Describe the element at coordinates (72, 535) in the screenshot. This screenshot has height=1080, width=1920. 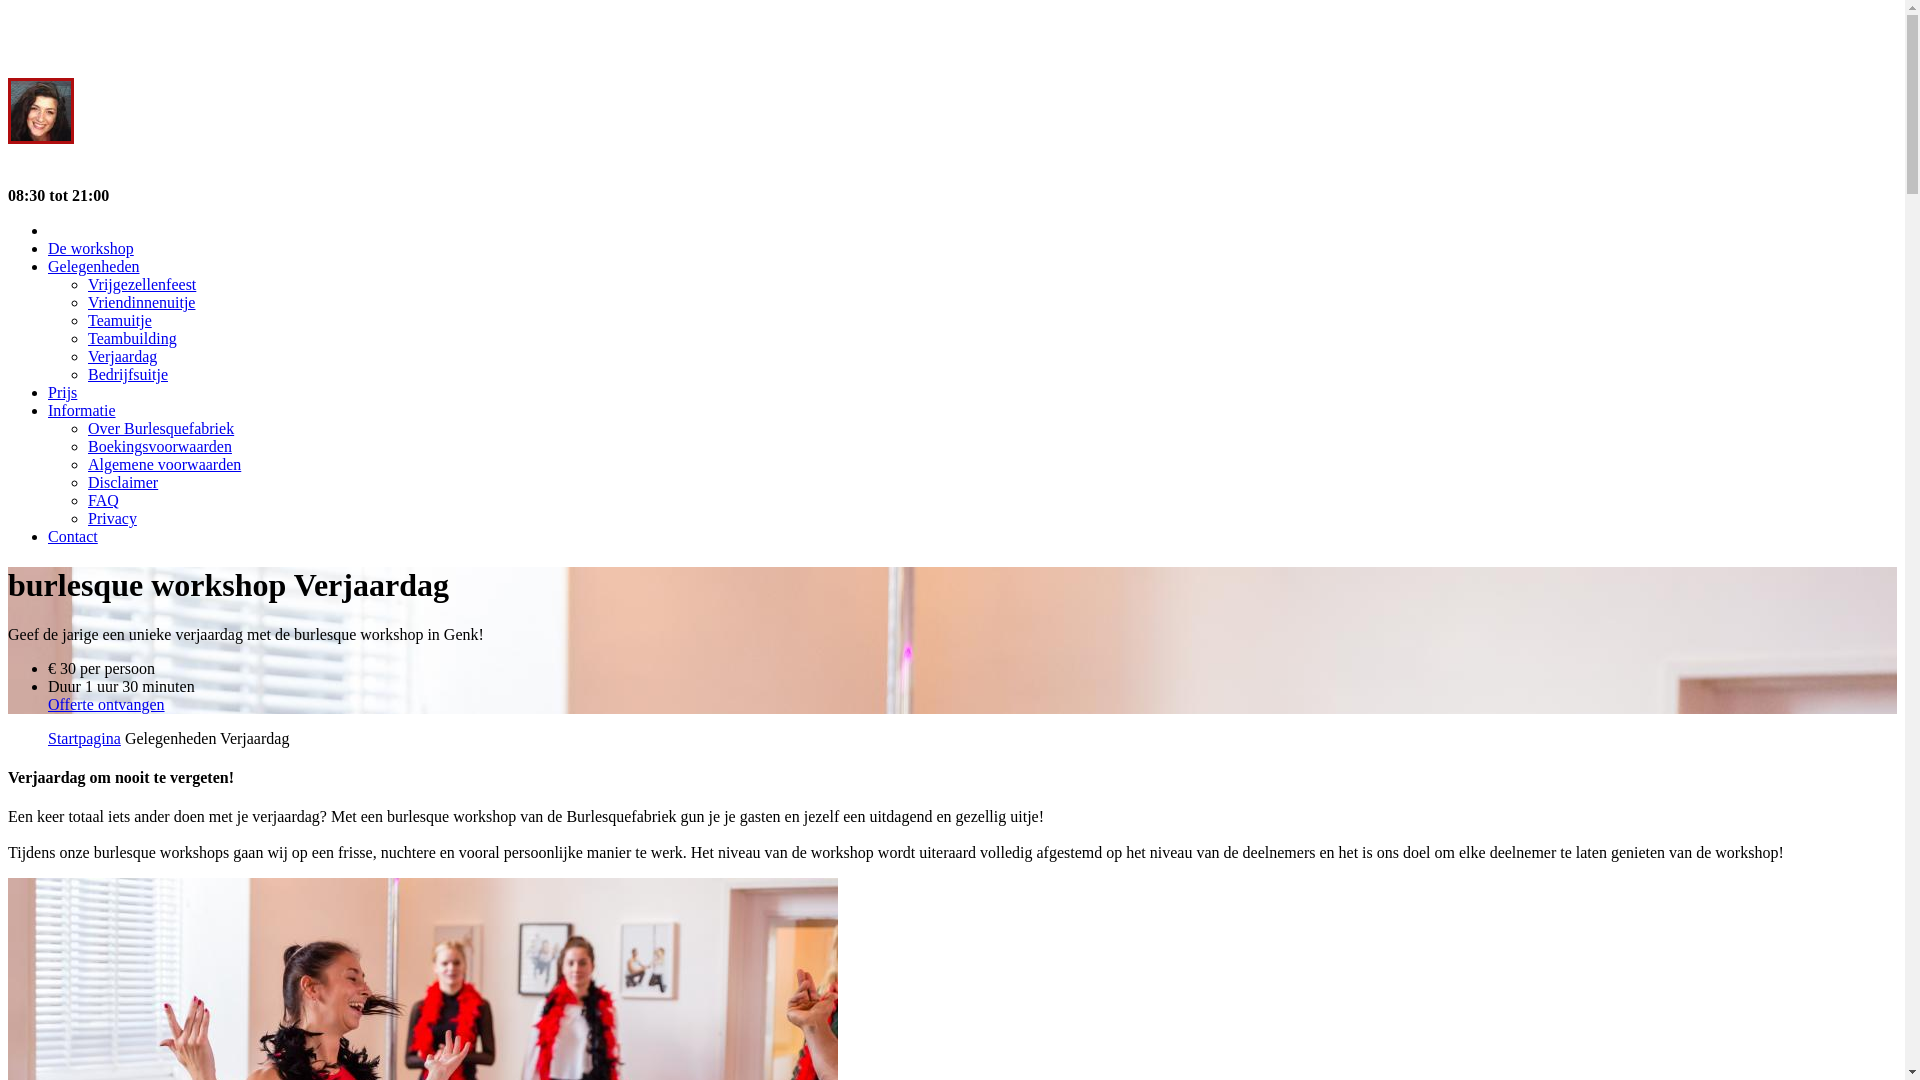
I see `'Contact'` at that location.